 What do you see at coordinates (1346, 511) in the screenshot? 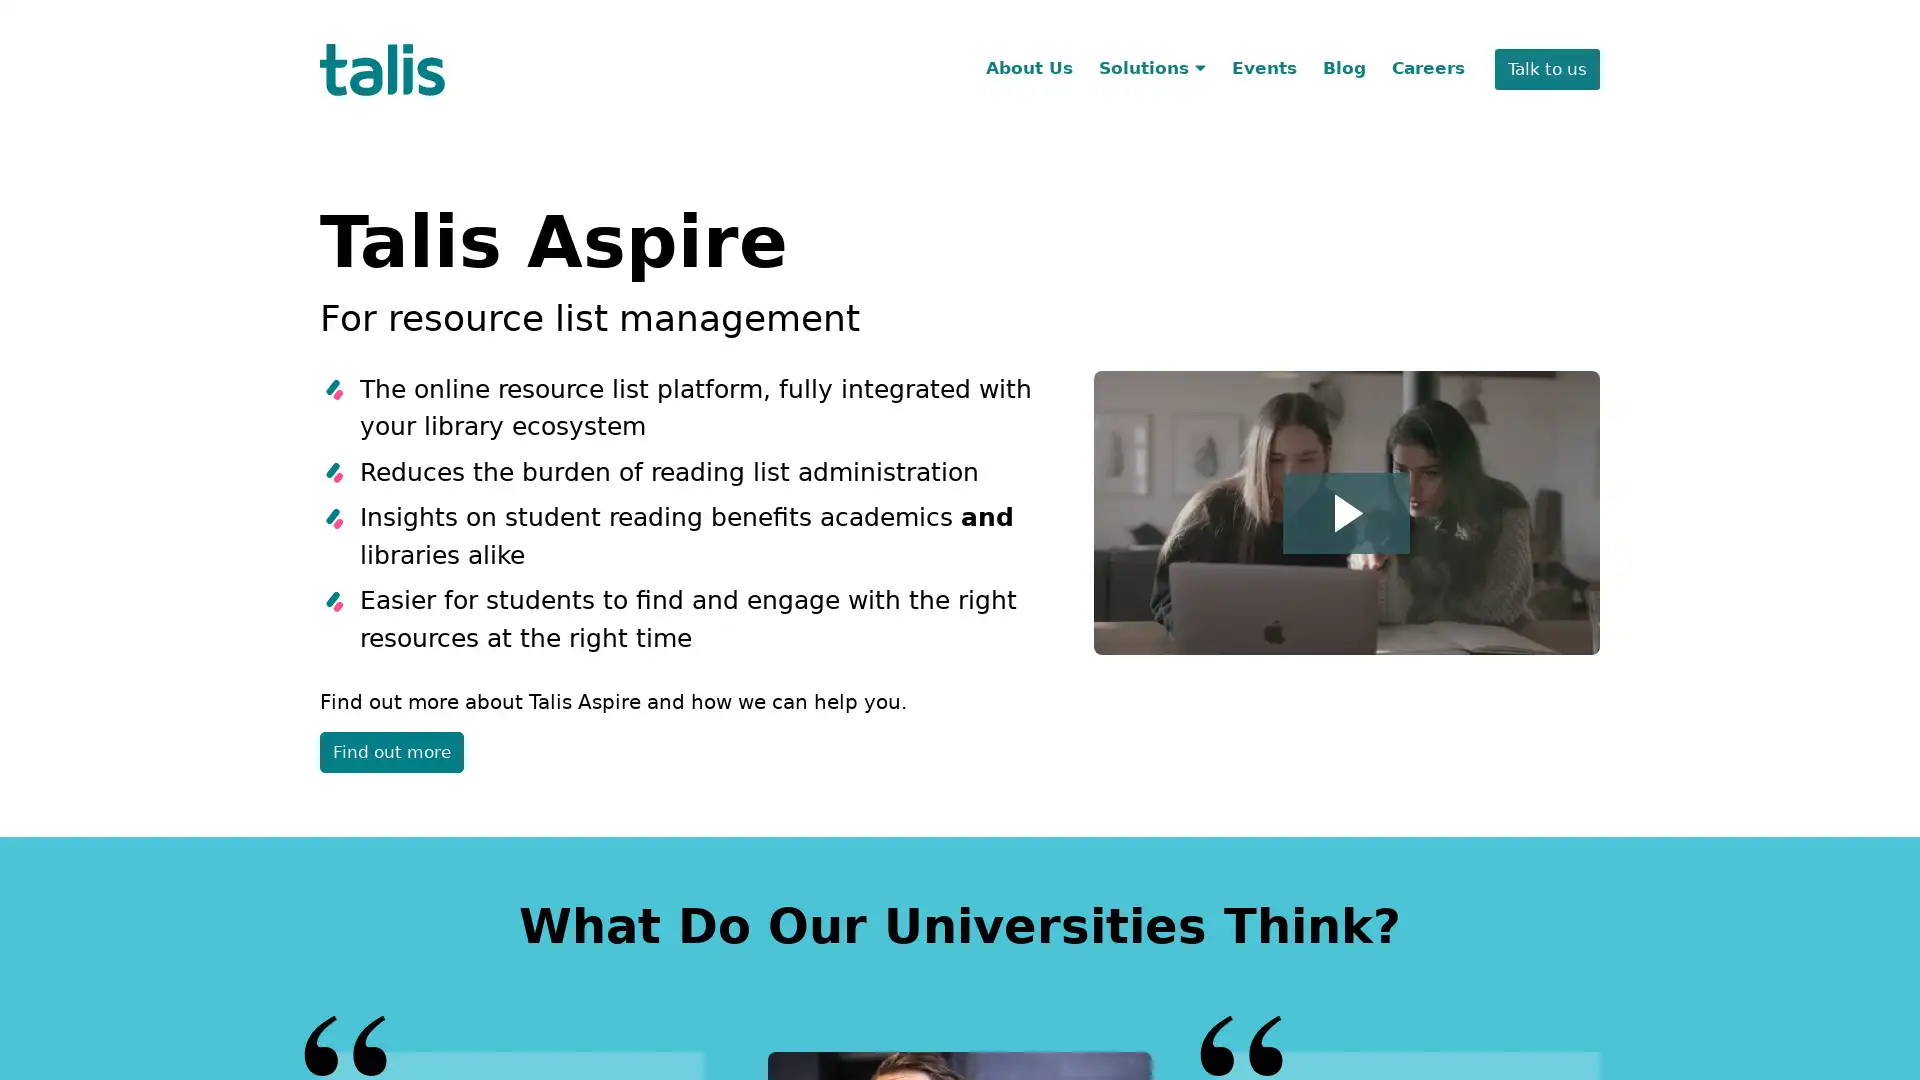
I see `Play` at bounding box center [1346, 511].